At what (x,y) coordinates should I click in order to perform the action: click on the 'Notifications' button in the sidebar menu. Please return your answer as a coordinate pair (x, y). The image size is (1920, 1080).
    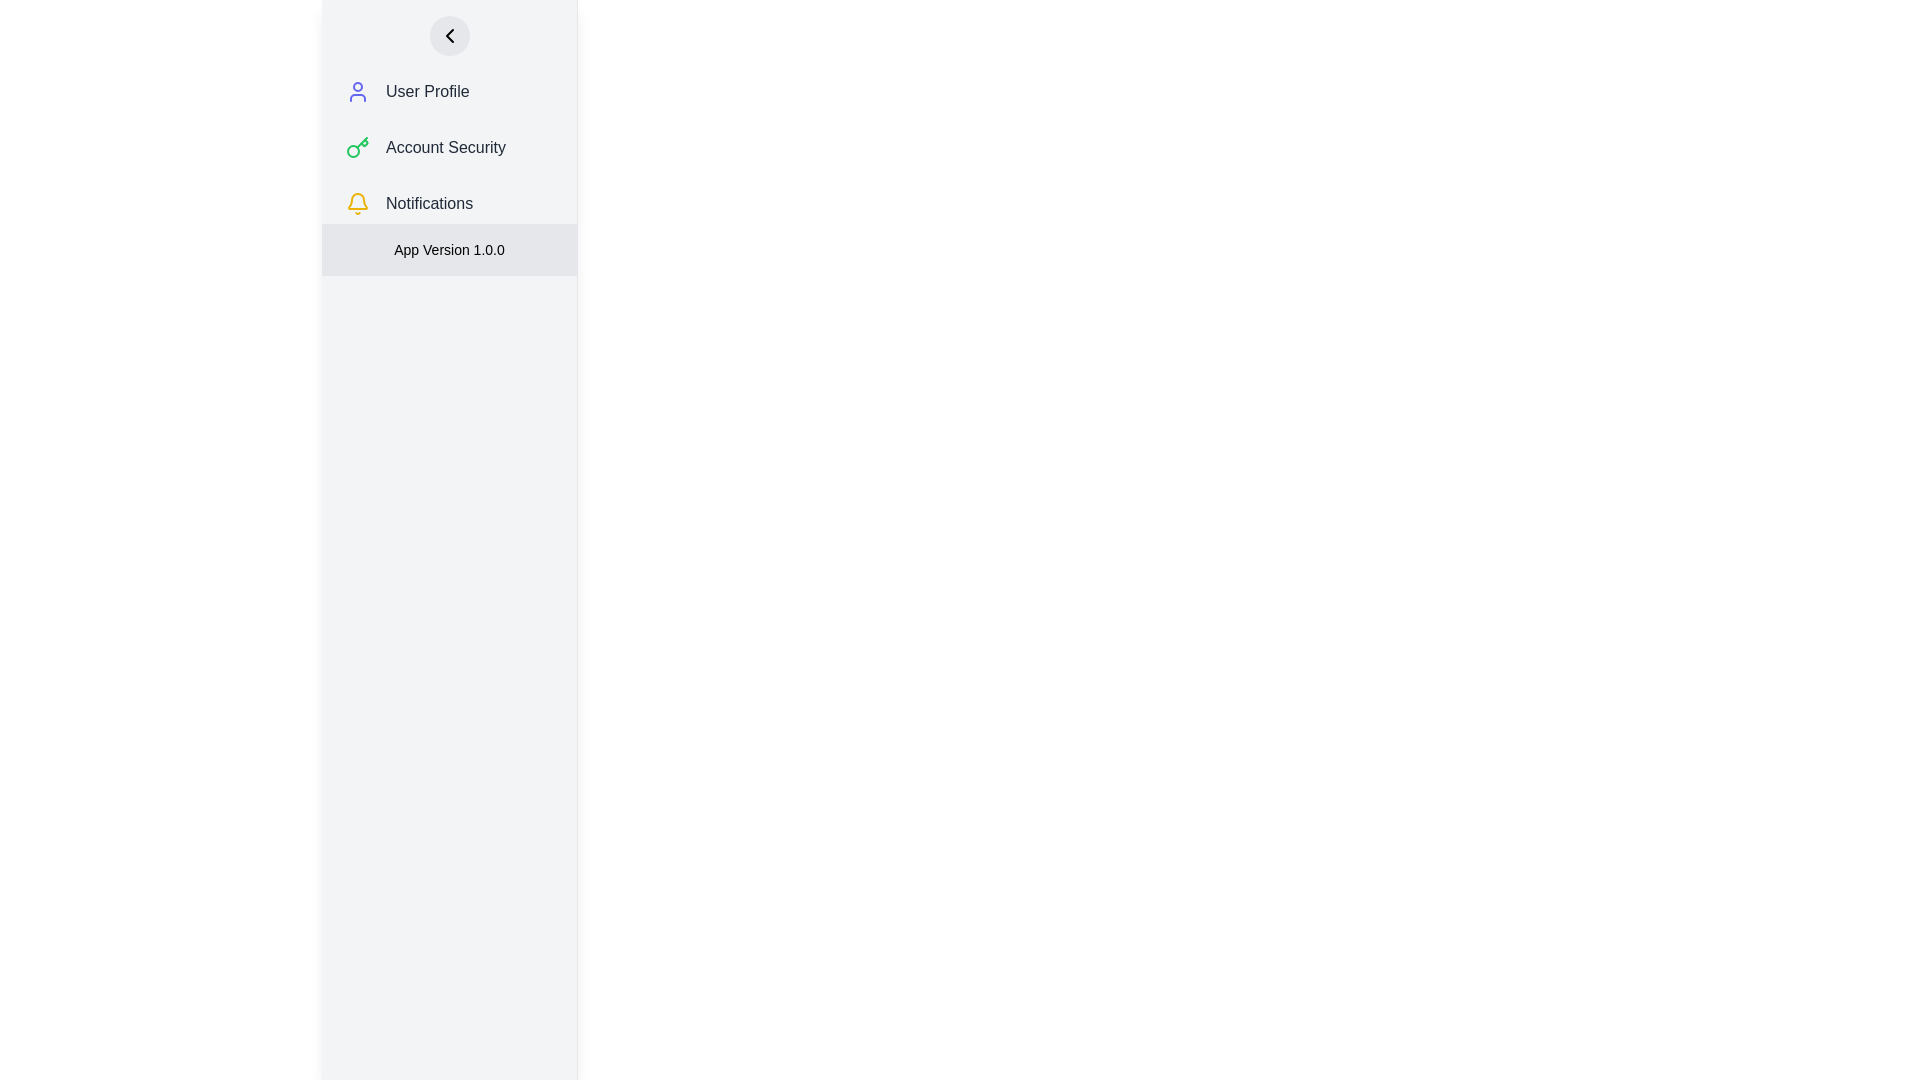
    Looking at the image, I should click on (448, 204).